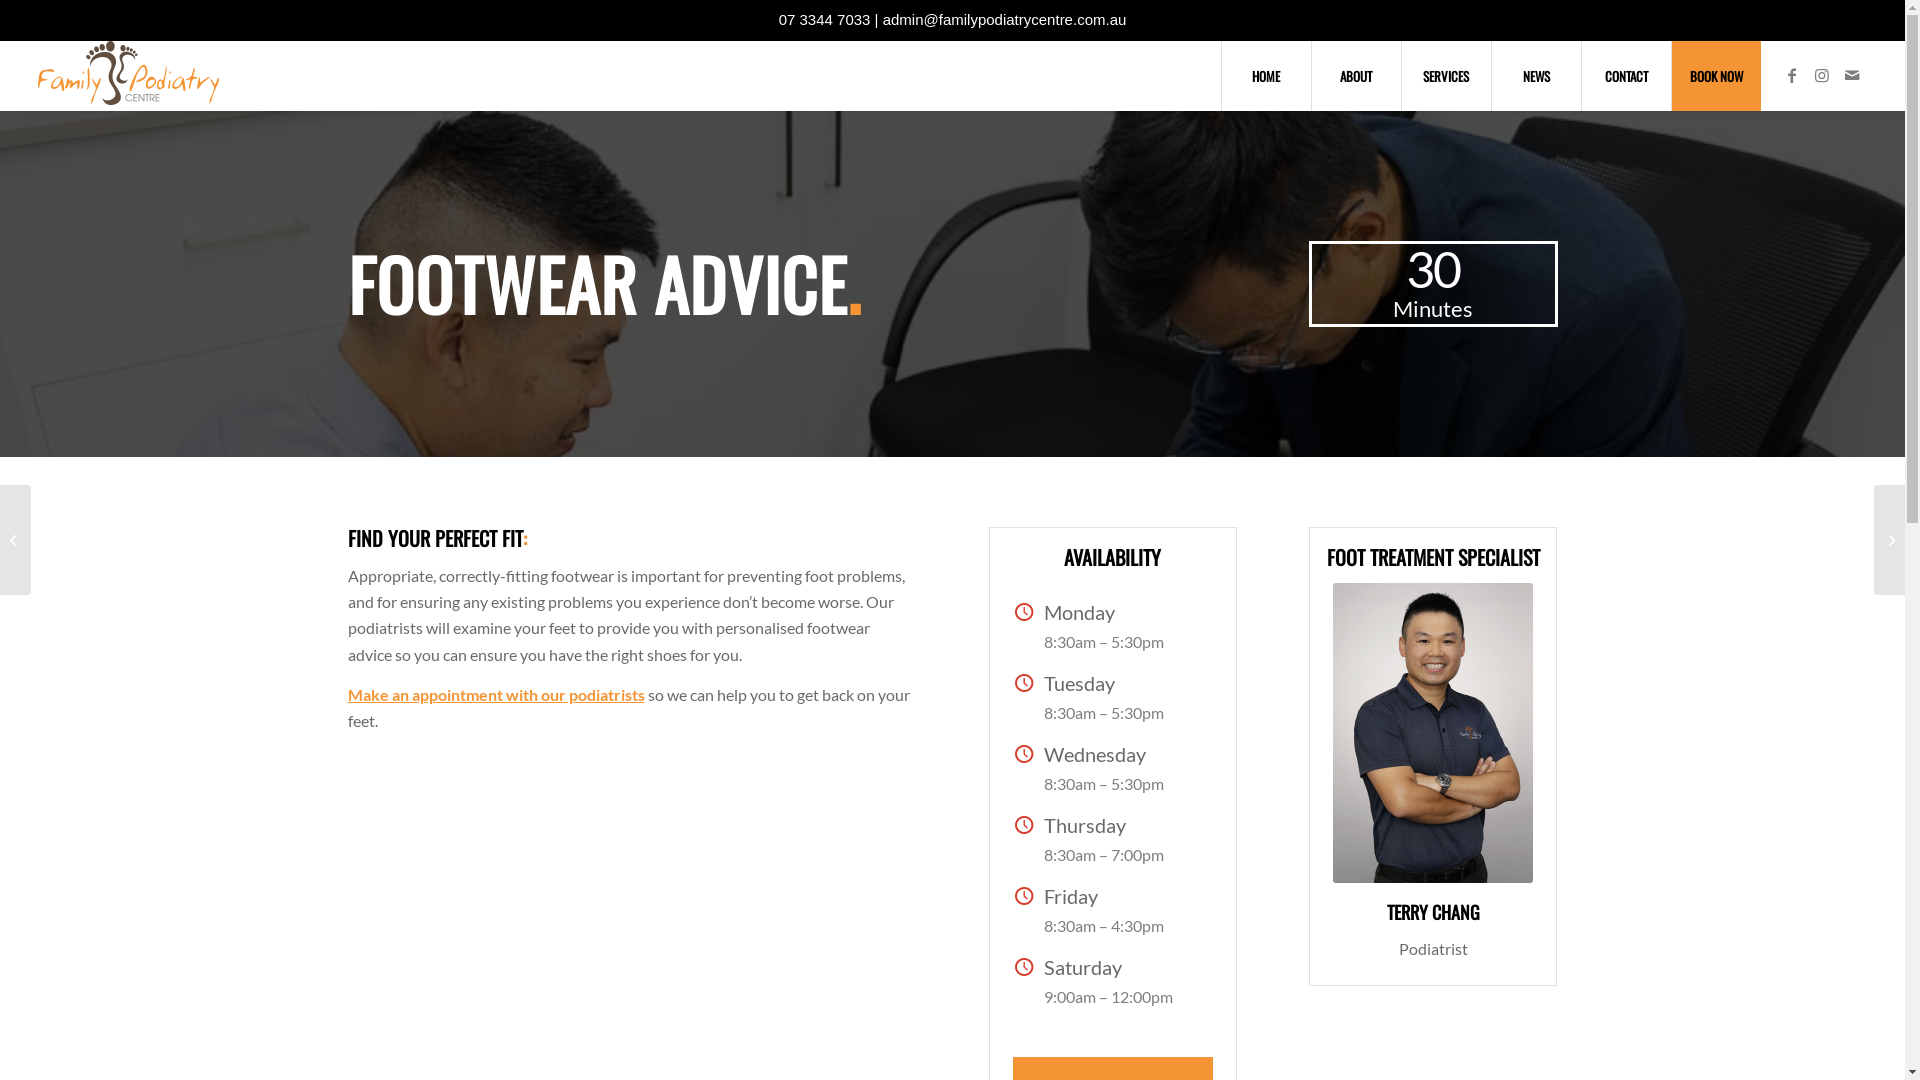 The height and width of the screenshot is (1080, 1920). I want to click on 'ABOUT', so click(1356, 75).